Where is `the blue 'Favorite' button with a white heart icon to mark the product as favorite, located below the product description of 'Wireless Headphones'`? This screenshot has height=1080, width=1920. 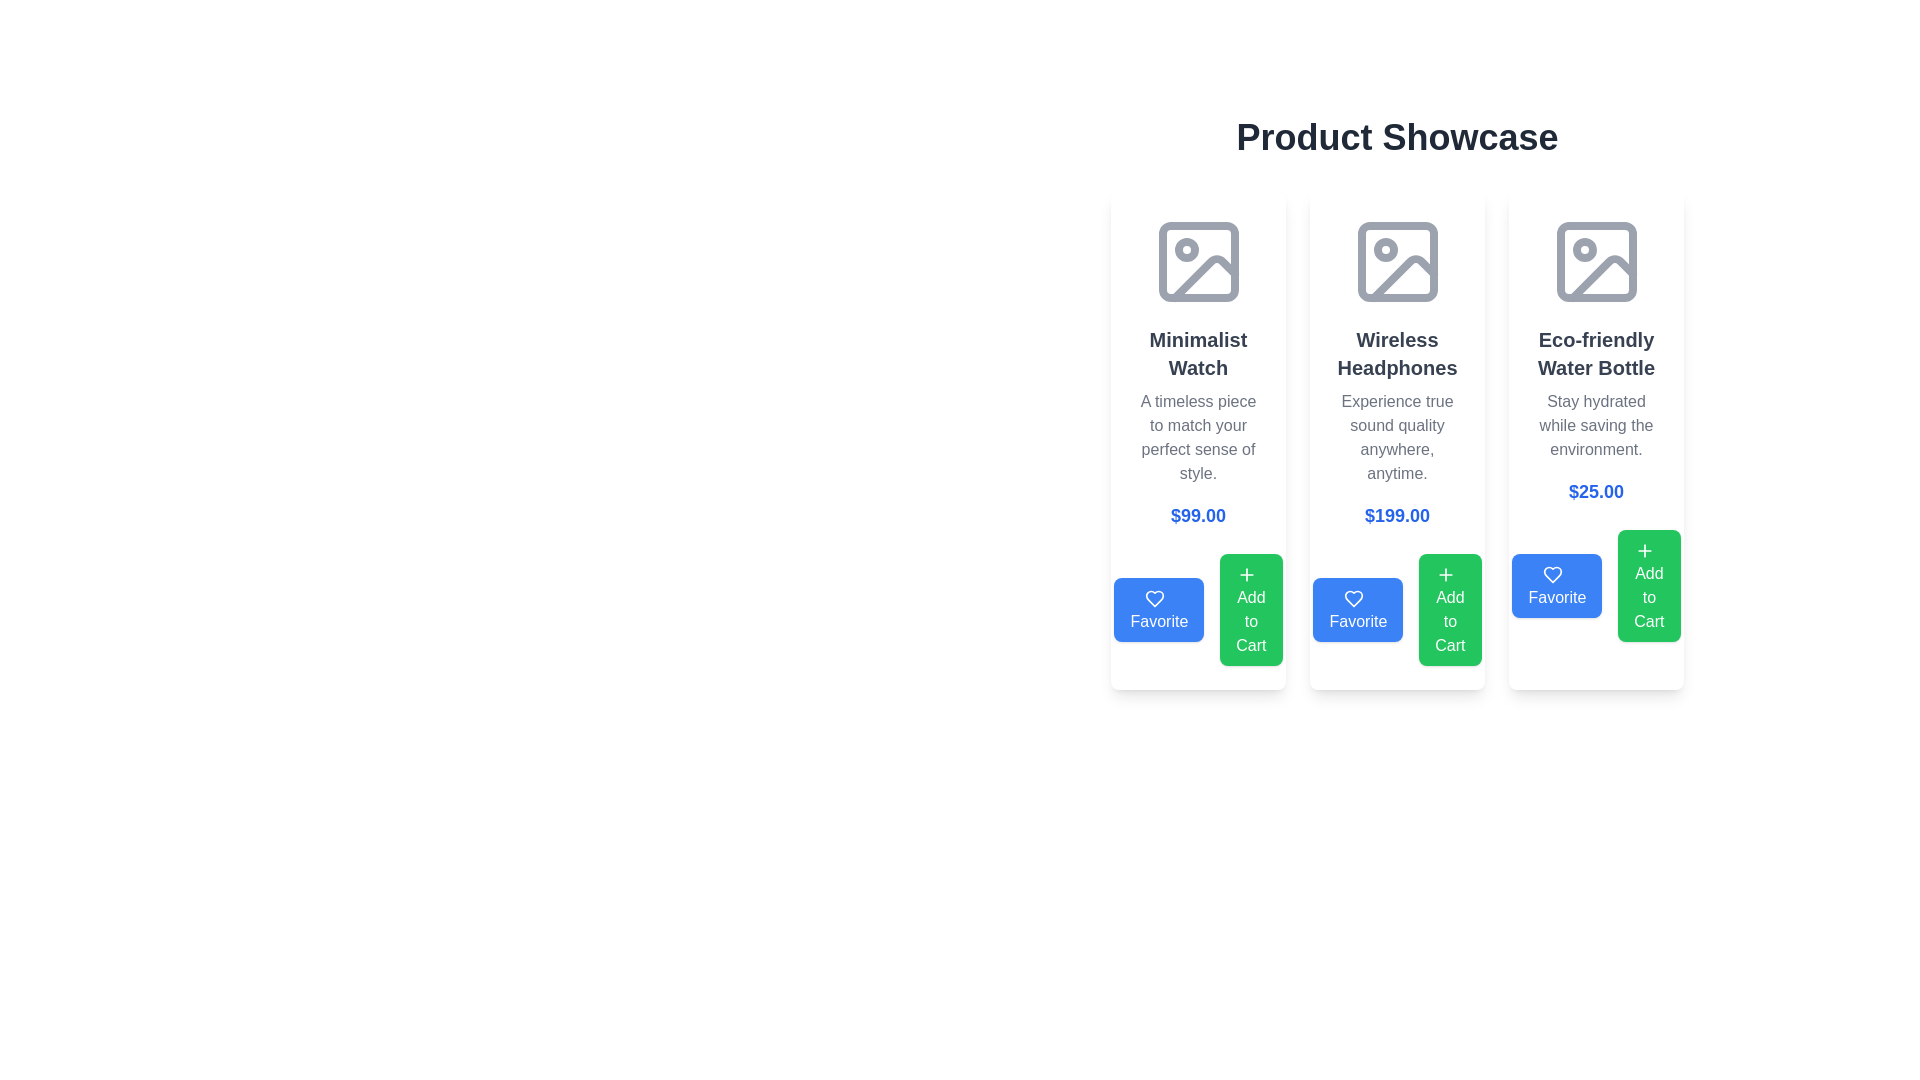 the blue 'Favorite' button with a white heart icon to mark the product as favorite, located below the product description of 'Wireless Headphones' is located at coordinates (1396, 608).